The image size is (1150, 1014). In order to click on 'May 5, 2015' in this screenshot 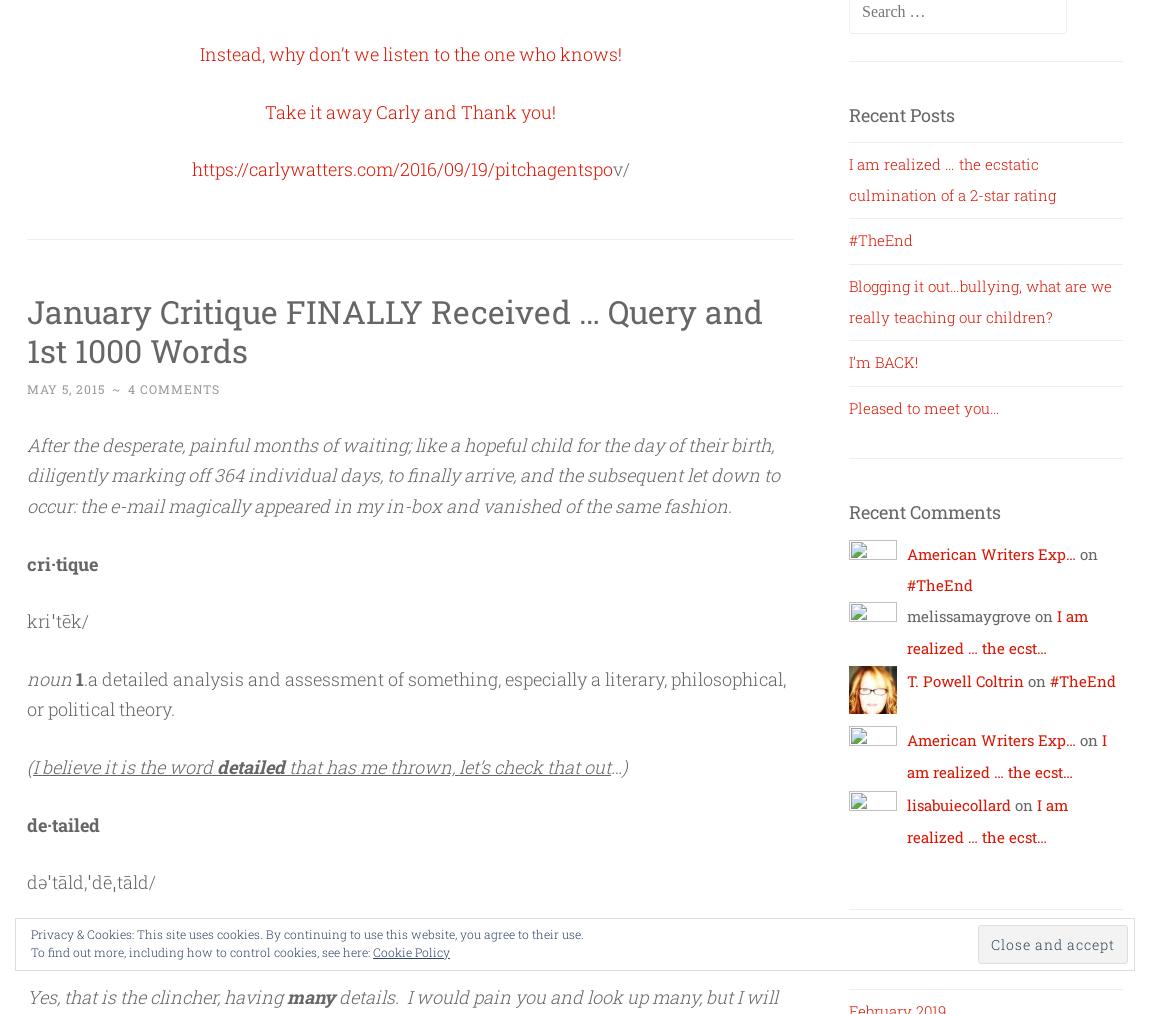, I will do `click(65, 387)`.